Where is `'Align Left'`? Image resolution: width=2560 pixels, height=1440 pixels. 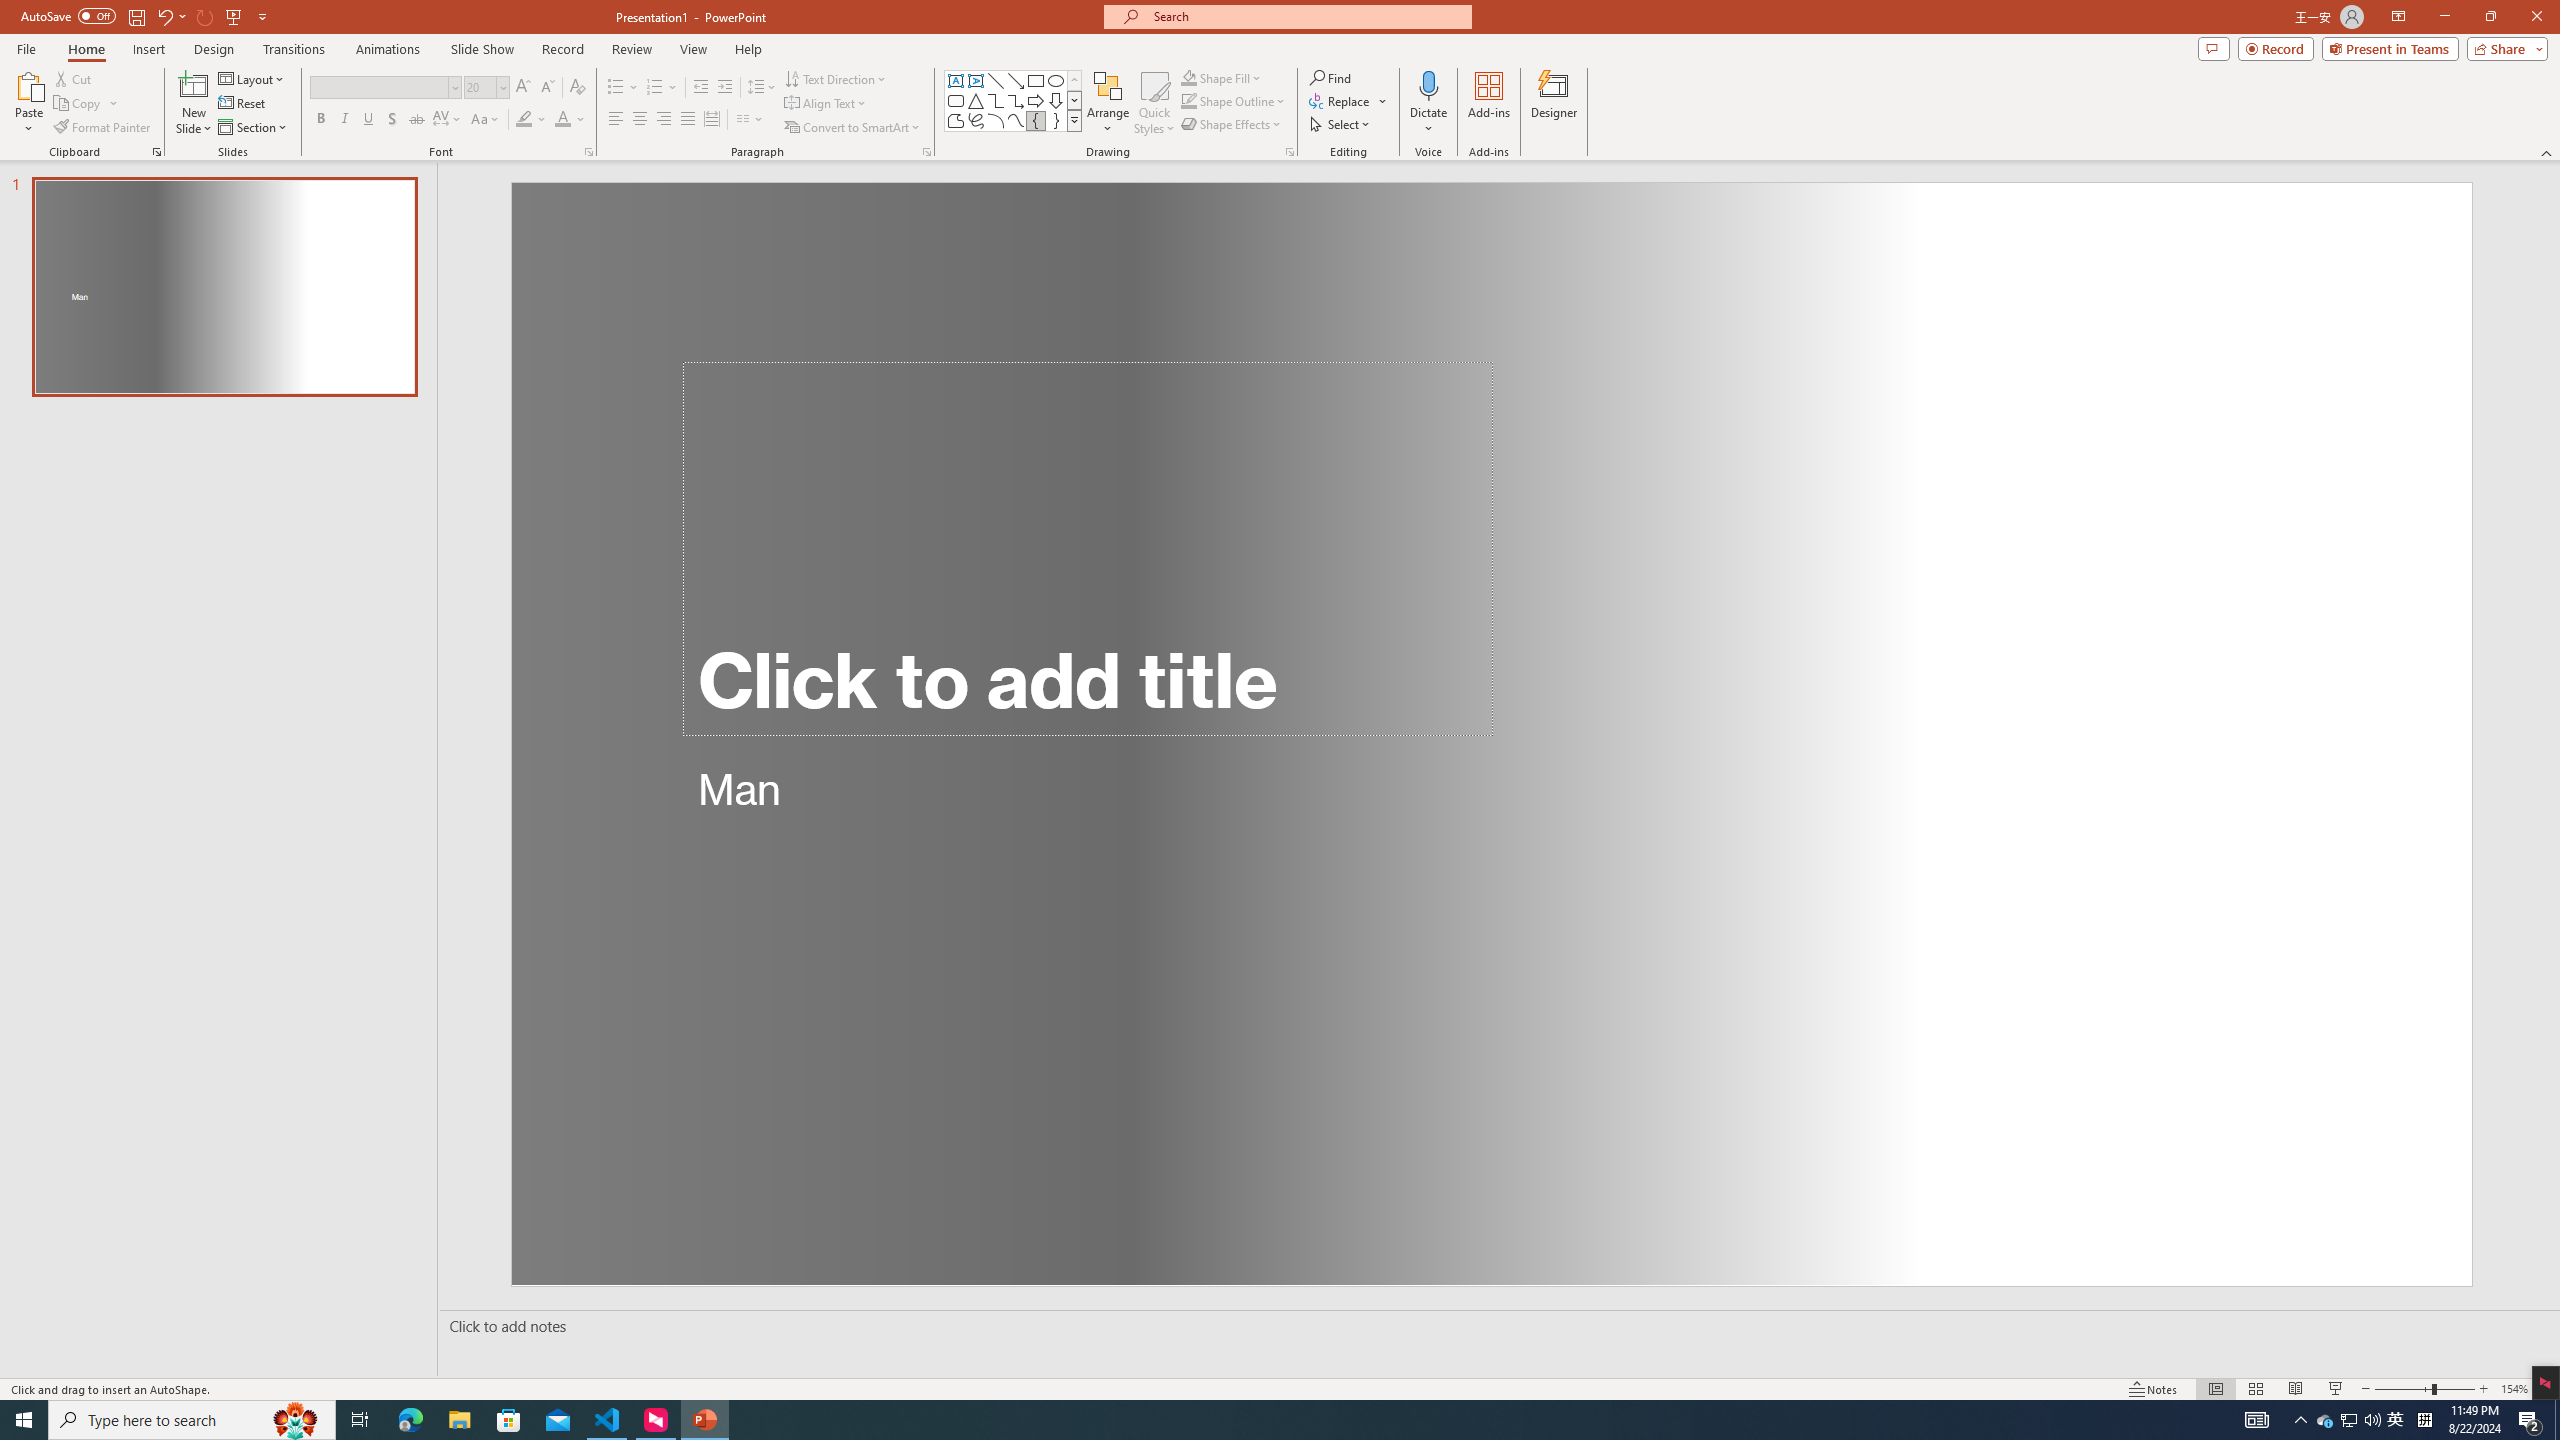
'Align Left' is located at coordinates (615, 118).